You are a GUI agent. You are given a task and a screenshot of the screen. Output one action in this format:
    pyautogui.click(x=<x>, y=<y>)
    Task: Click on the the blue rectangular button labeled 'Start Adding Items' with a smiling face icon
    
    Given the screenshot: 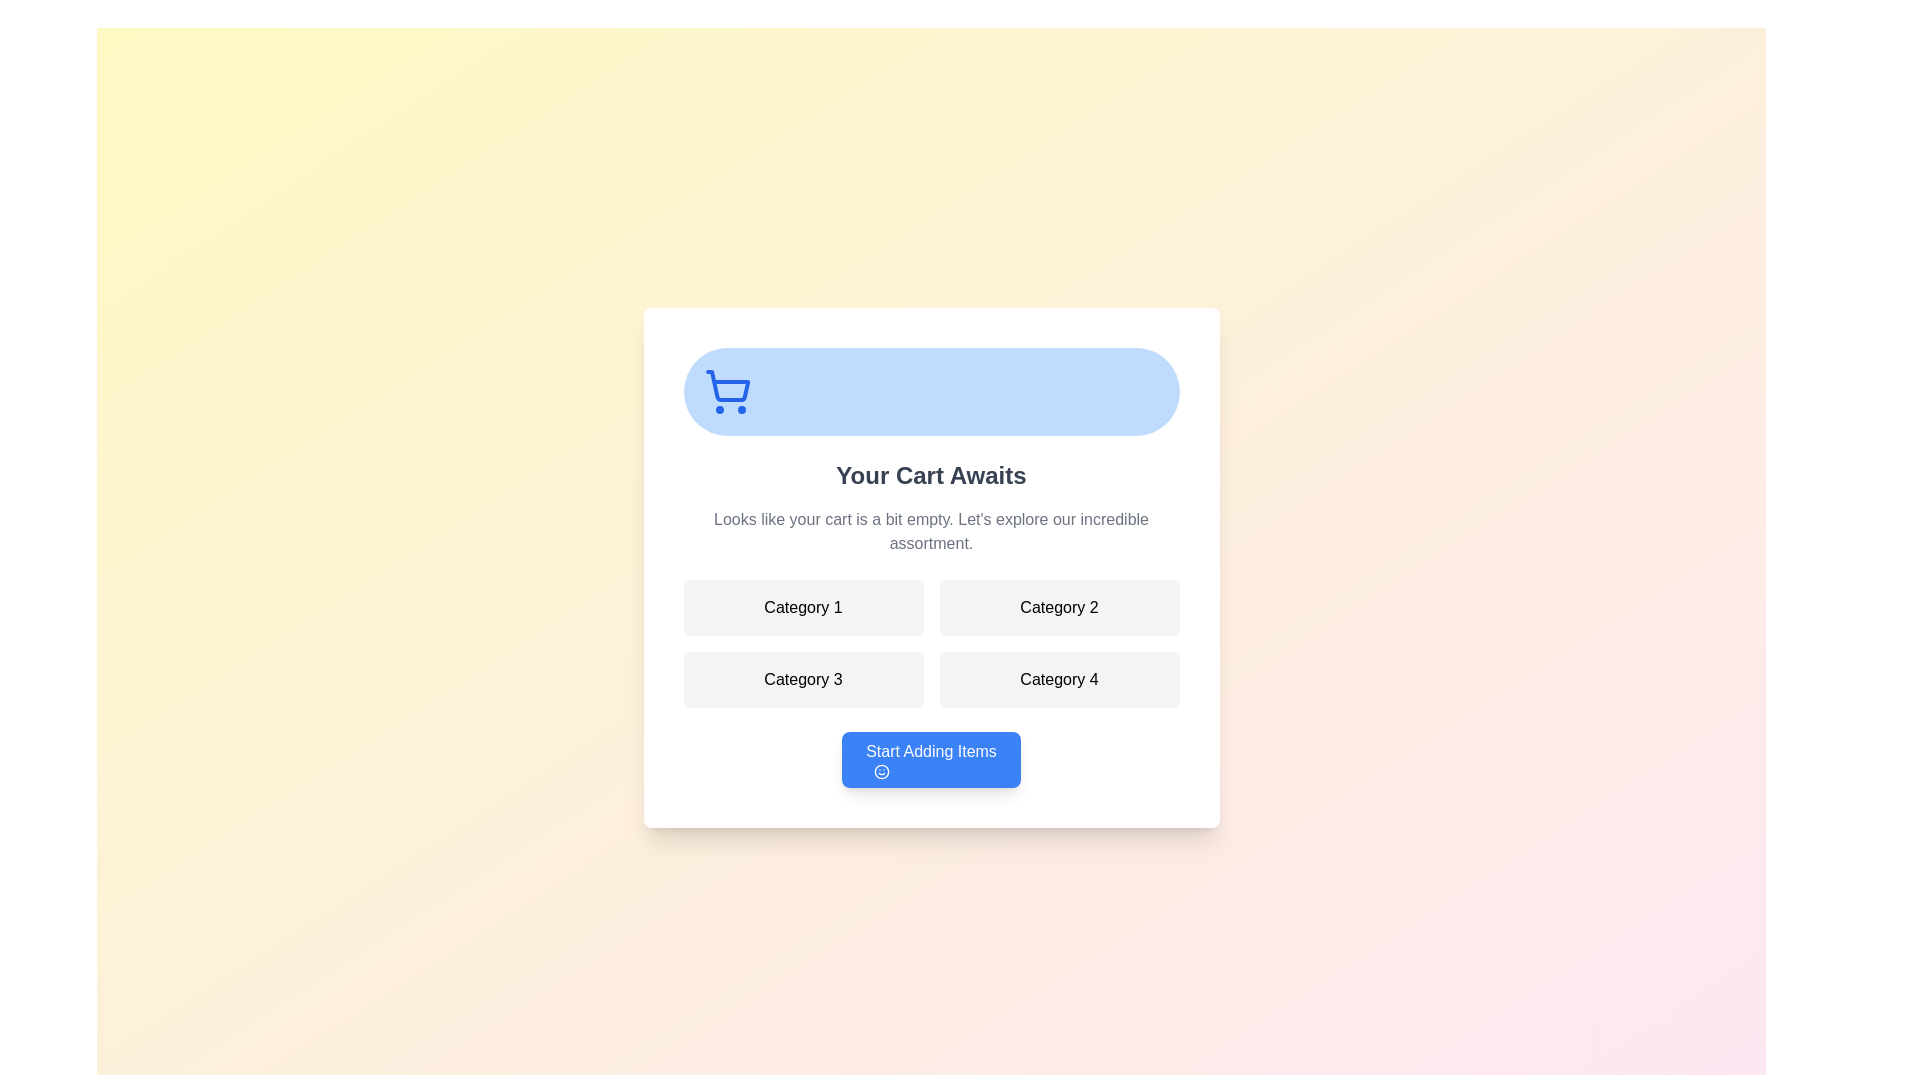 What is the action you would take?
    pyautogui.click(x=930, y=759)
    